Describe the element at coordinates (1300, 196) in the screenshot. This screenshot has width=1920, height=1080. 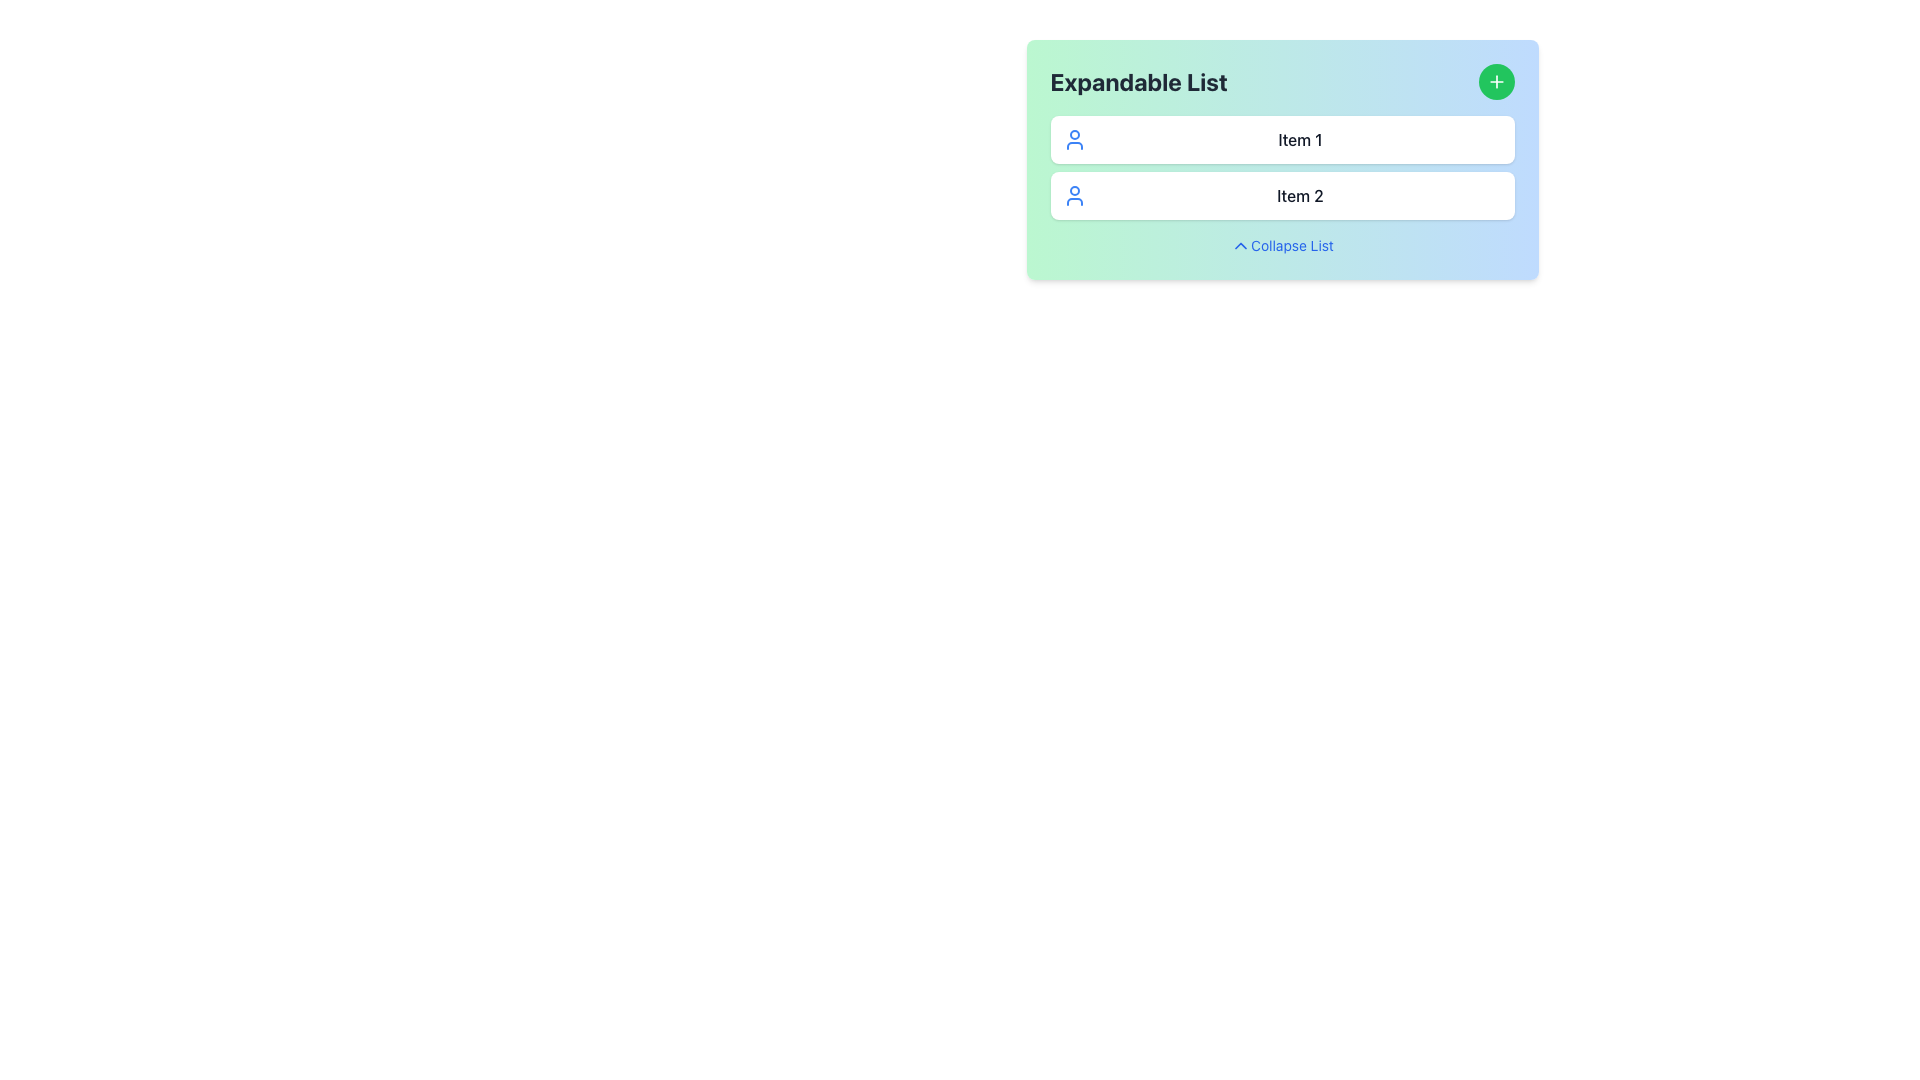
I see `the Text label displaying 'Item 2' in the vertical list layout, positioned below 'Item 1' and to the right of the blue user icon` at that location.